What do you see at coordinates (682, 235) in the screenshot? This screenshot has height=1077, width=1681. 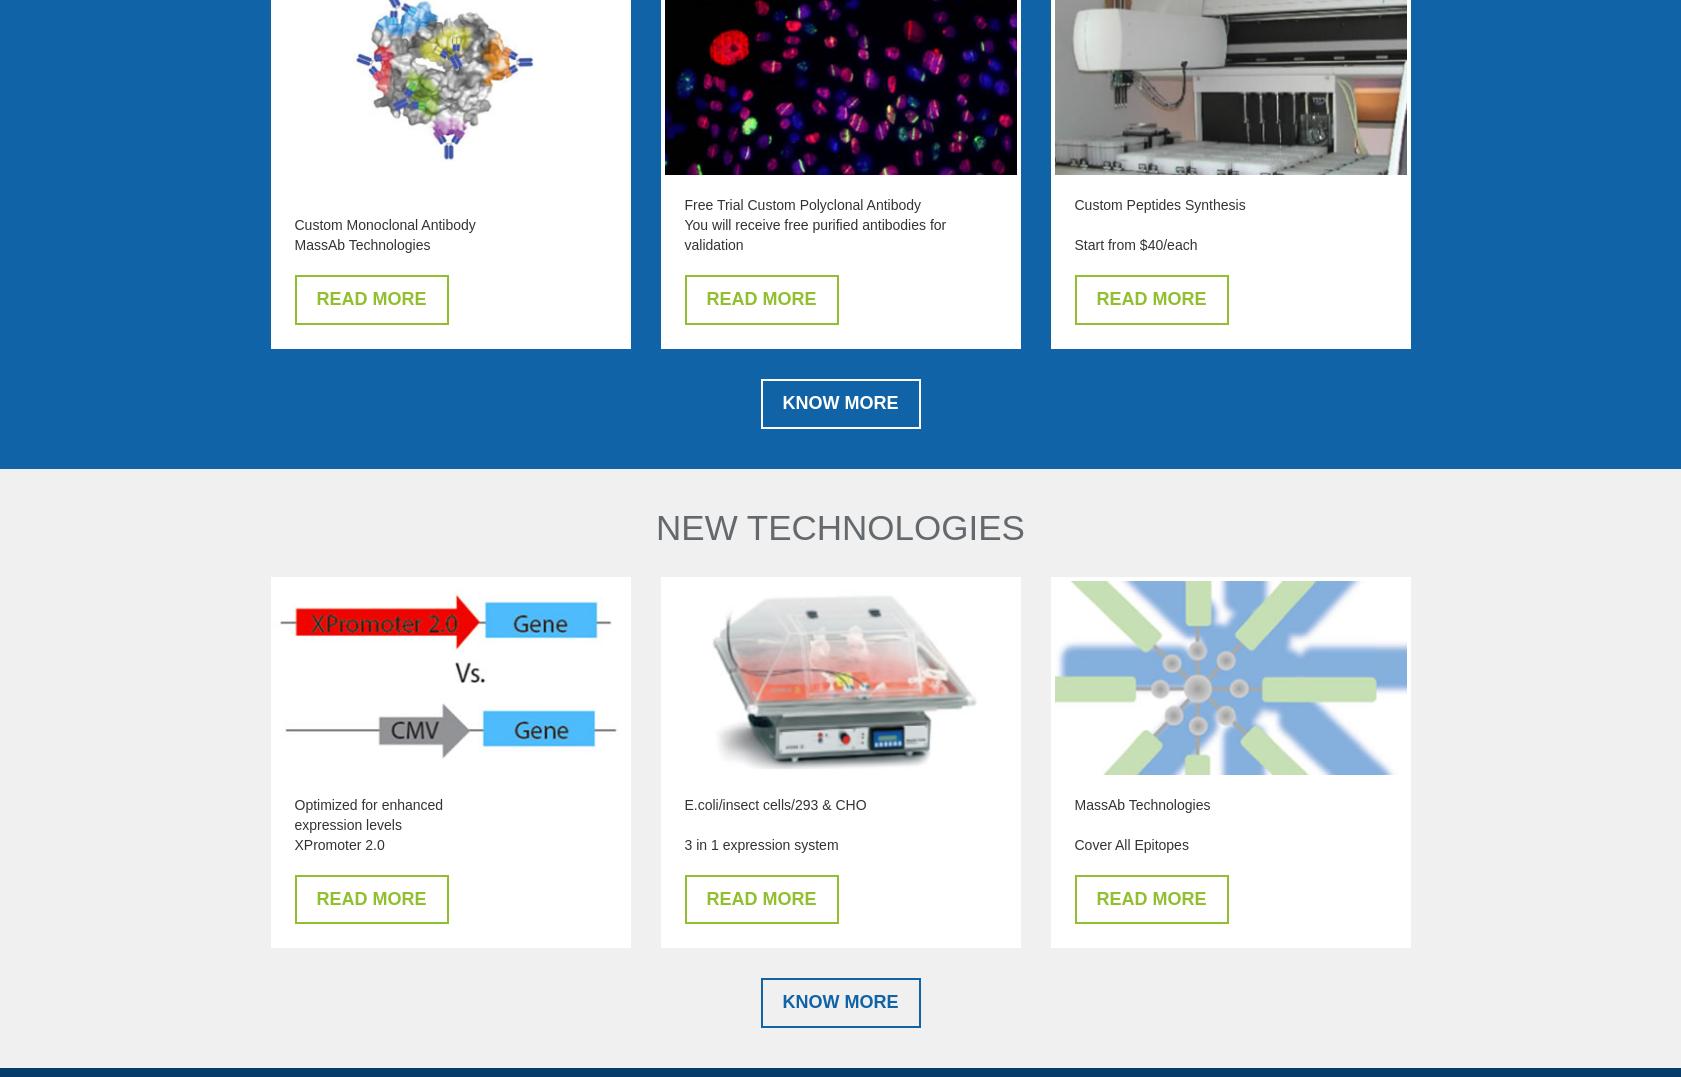 I see `'You will receive free purified antibodies for validation'` at bounding box center [682, 235].